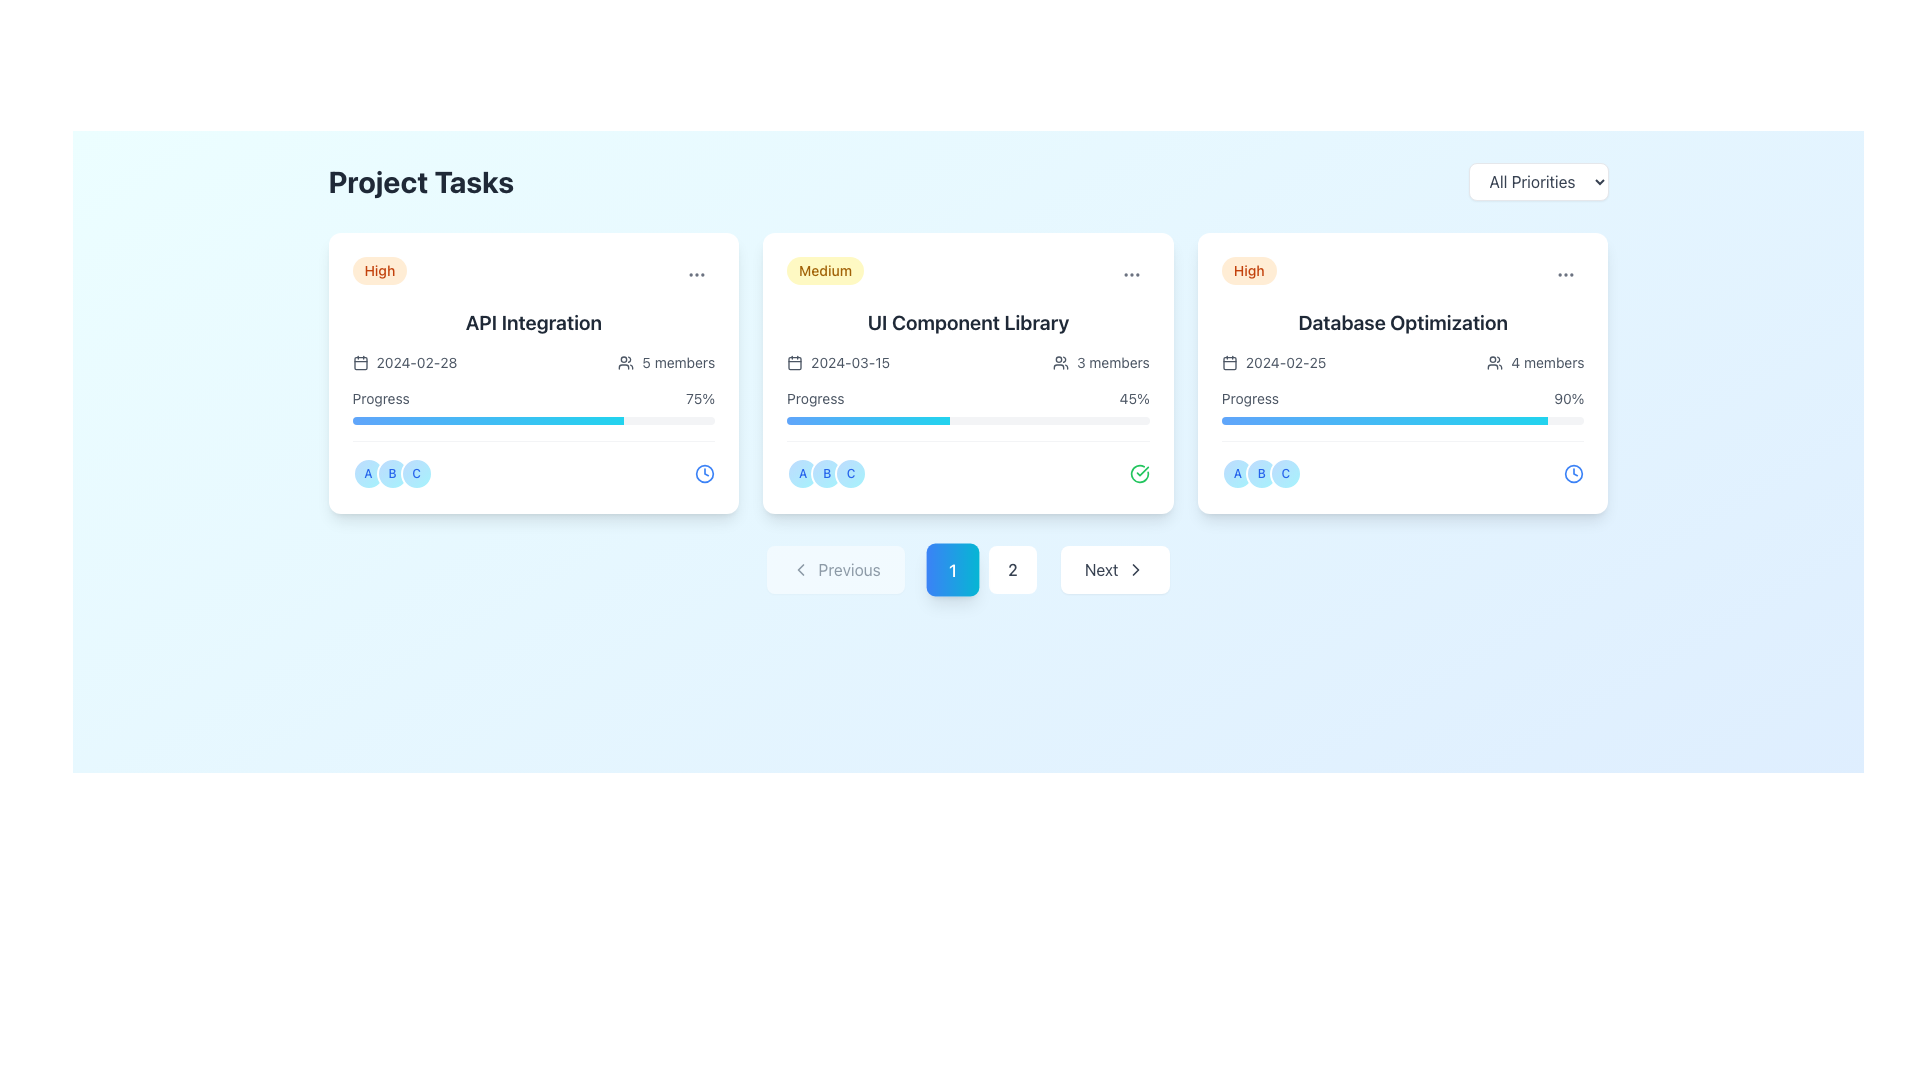  Describe the element at coordinates (533, 406) in the screenshot. I see `the 'Progress' text within the progress bar component that displays '75%' to interact with the progress information` at that location.